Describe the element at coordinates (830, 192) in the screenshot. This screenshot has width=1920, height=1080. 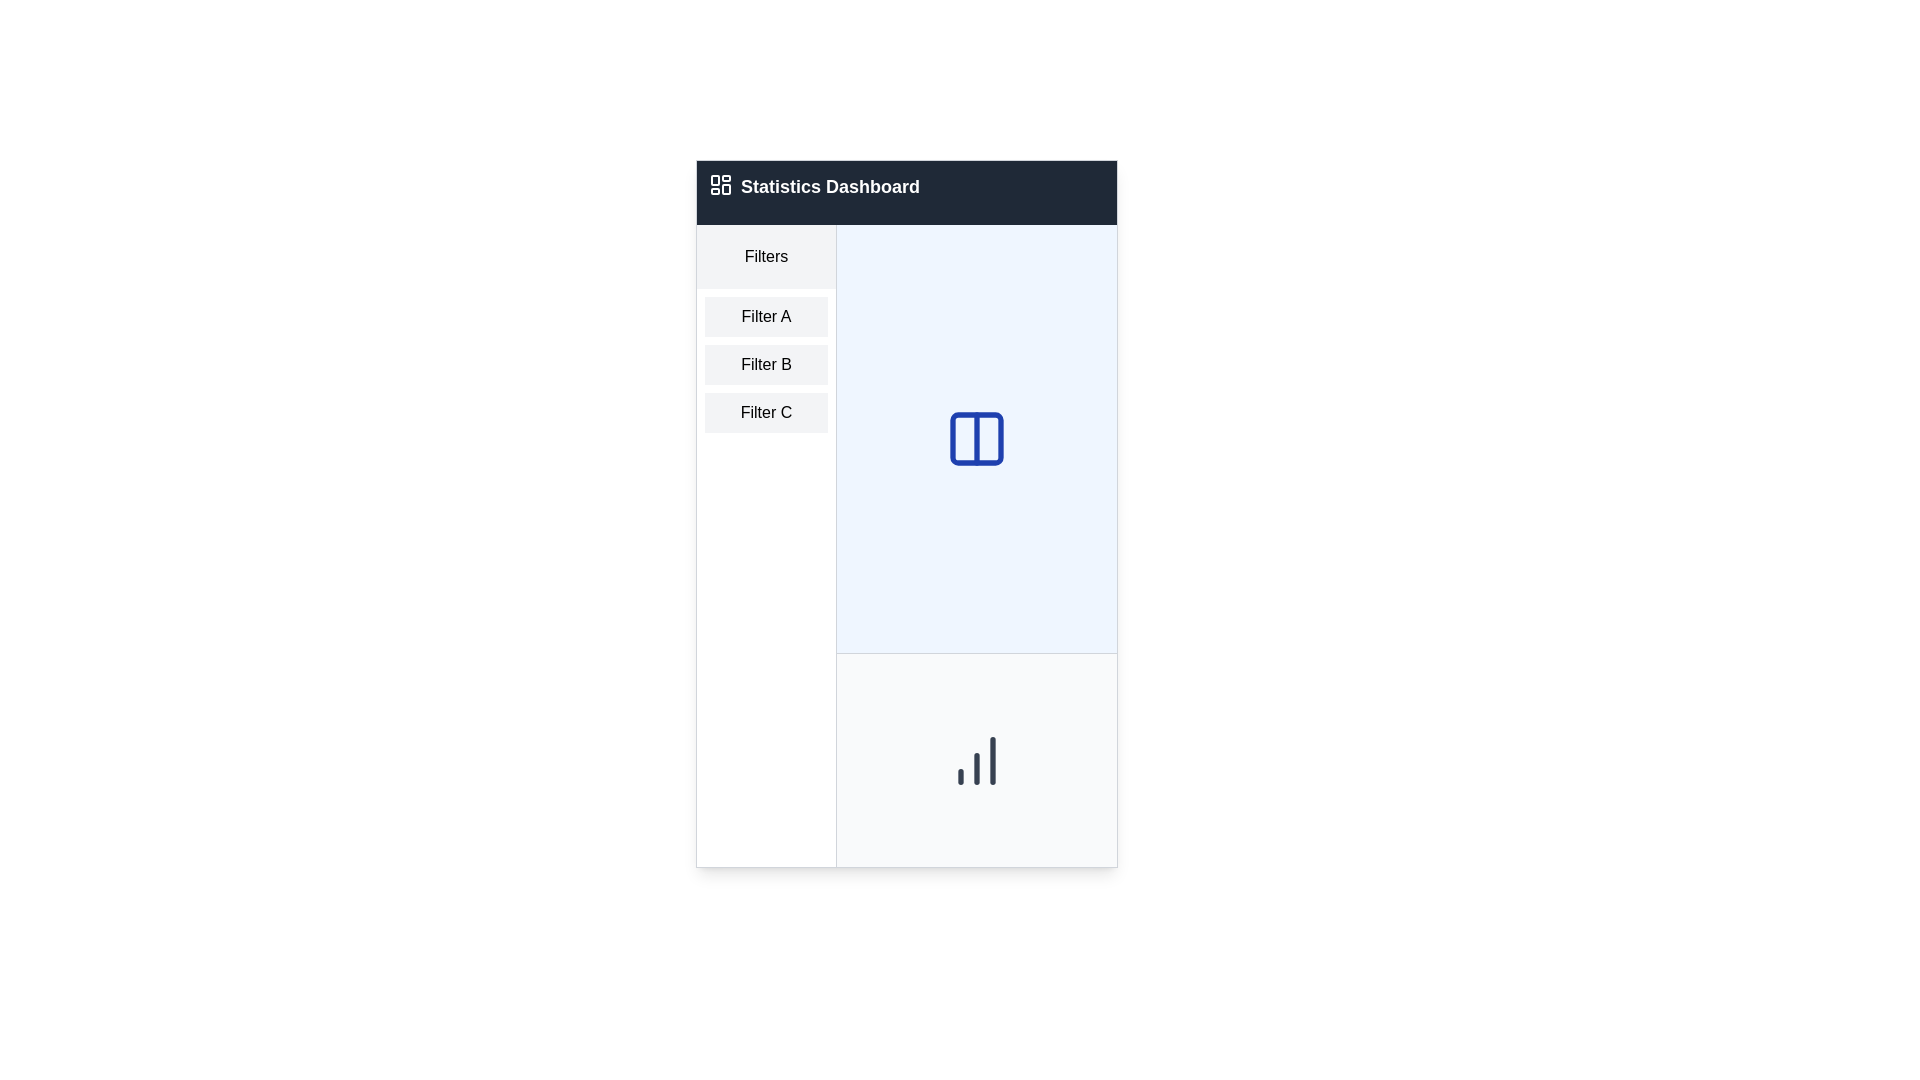
I see `the textual header displaying 'Statistics Dashboard' in the top navigation bar, which is positioned to the right of a small dashboard icon` at that location.